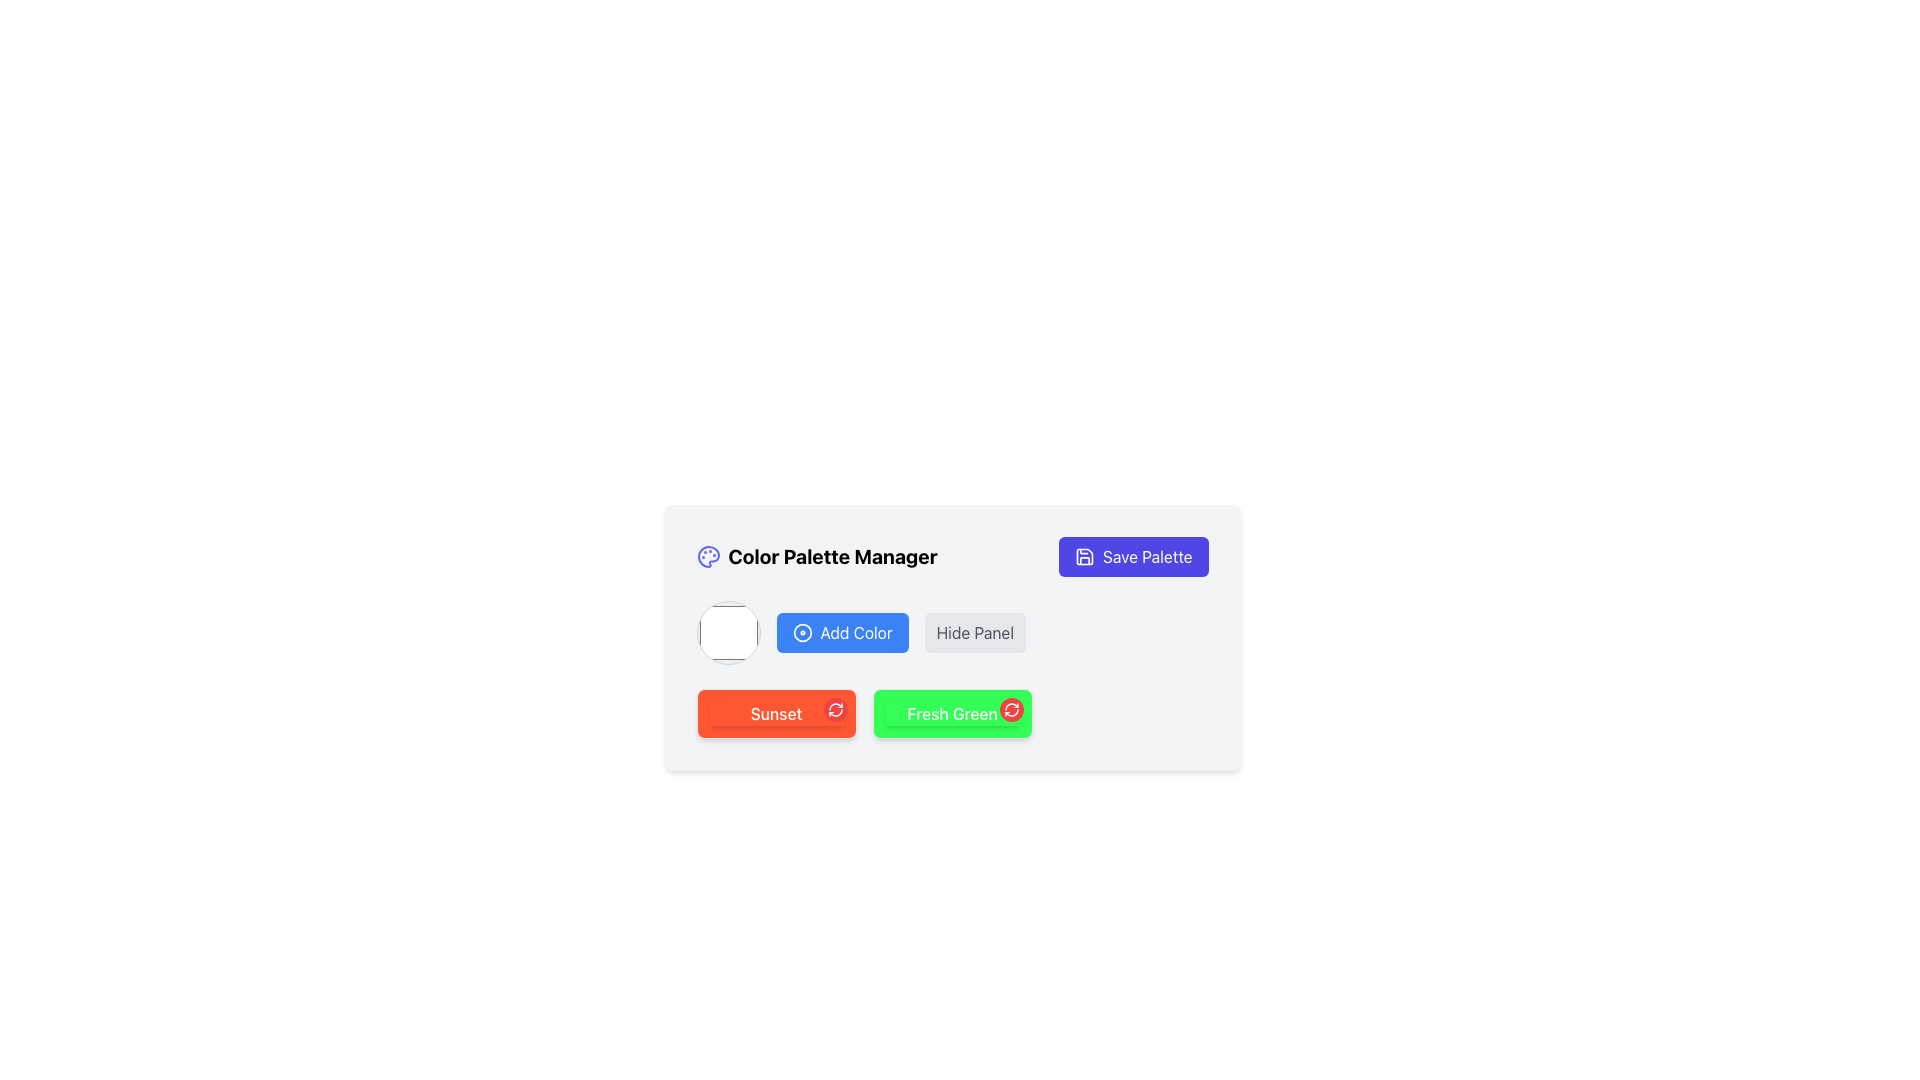 This screenshot has width=1920, height=1080. What do you see at coordinates (708, 556) in the screenshot?
I see `the indigo circular palette icon located to the left of the 'Color Palette Manager' label in the Color Palette Manager section` at bounding box center [708, 556].